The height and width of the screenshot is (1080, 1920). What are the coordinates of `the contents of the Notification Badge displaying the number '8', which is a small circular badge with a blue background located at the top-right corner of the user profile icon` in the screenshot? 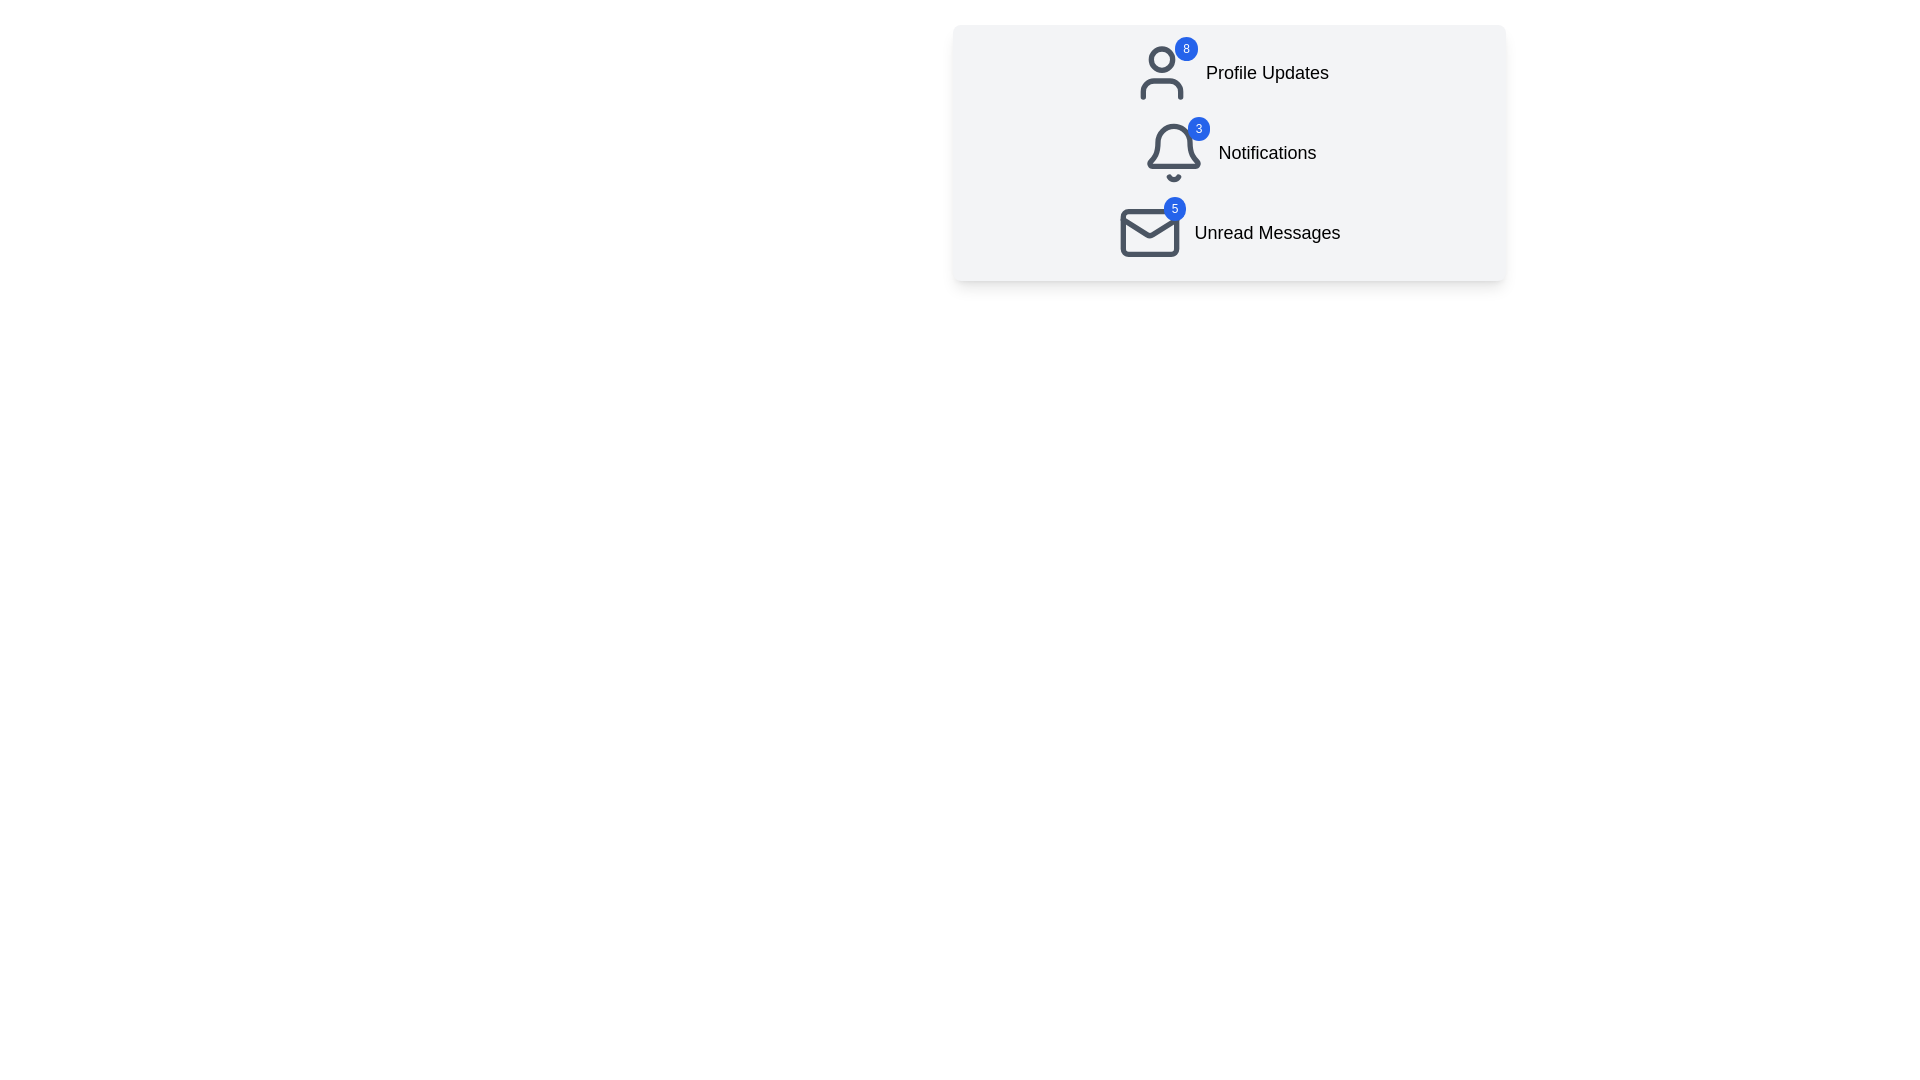 It's located at (1186, 48).